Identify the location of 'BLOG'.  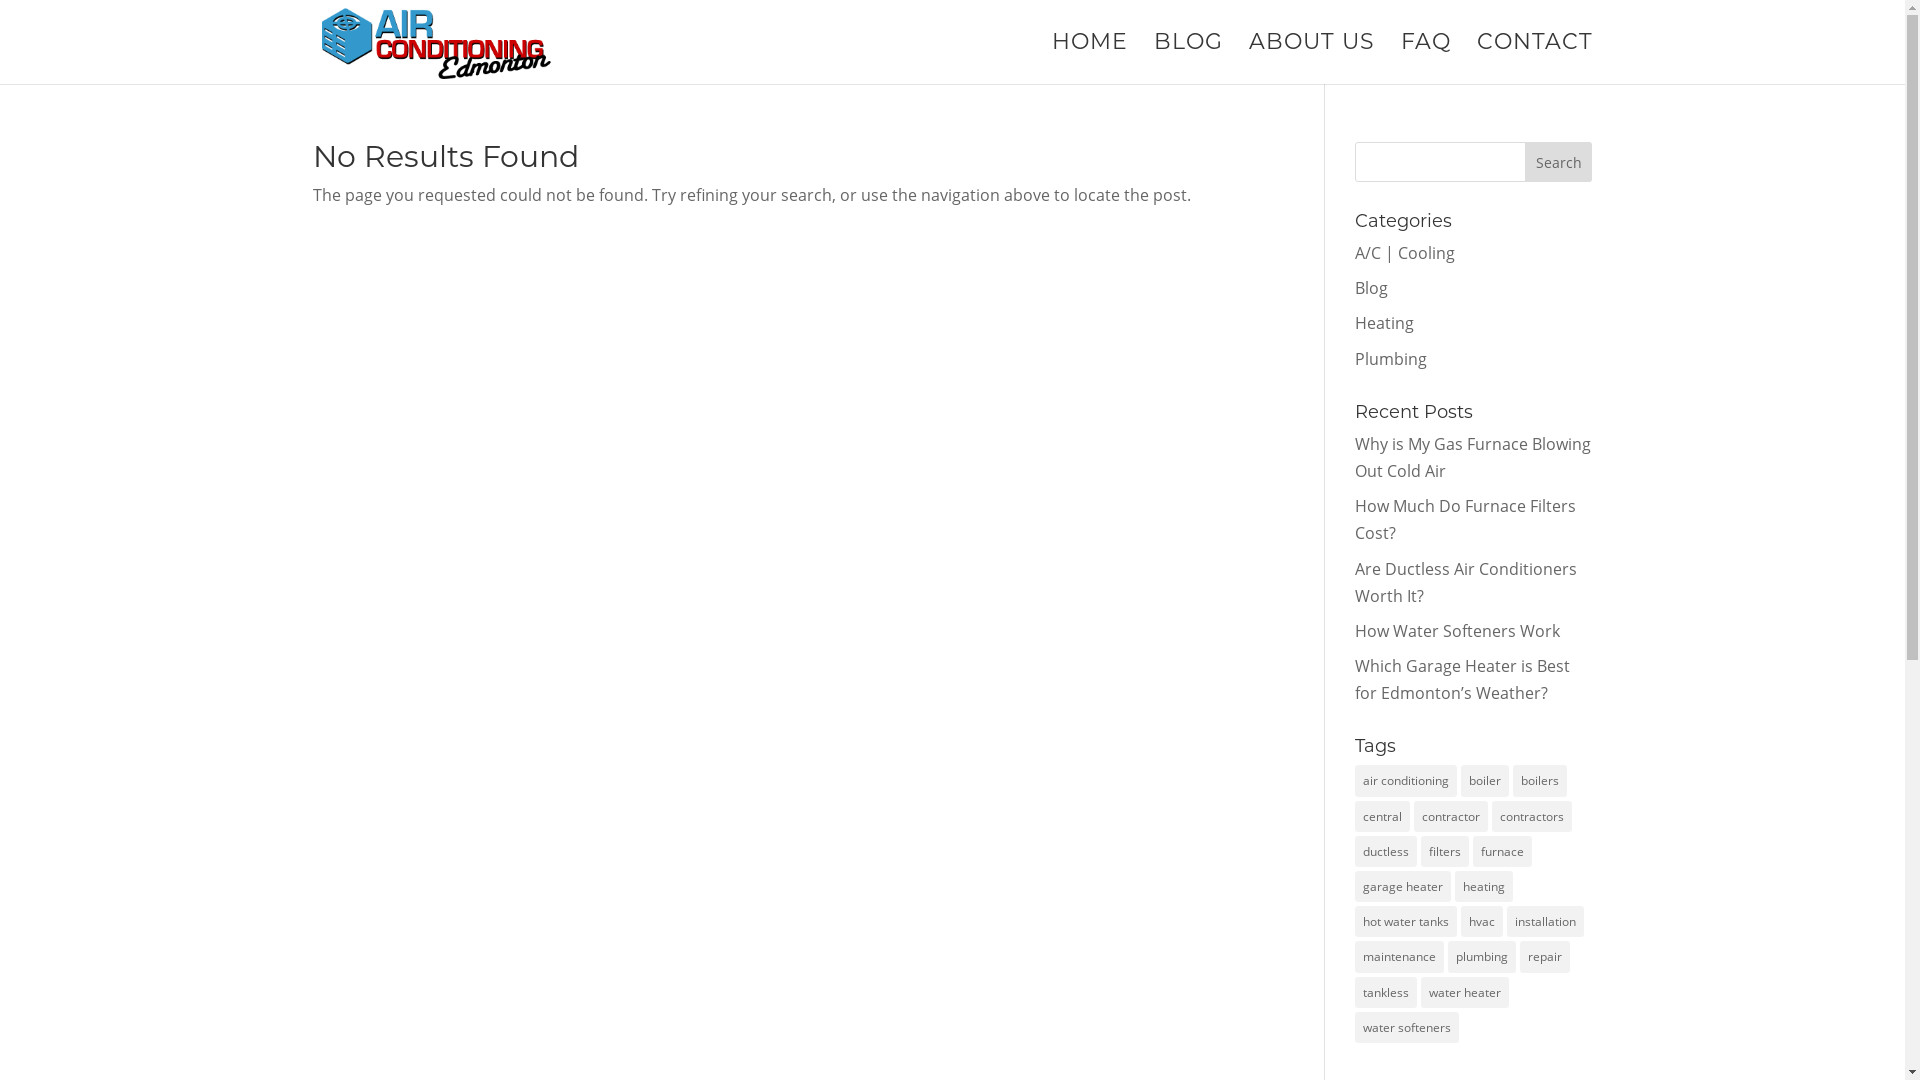
(1188, 58).